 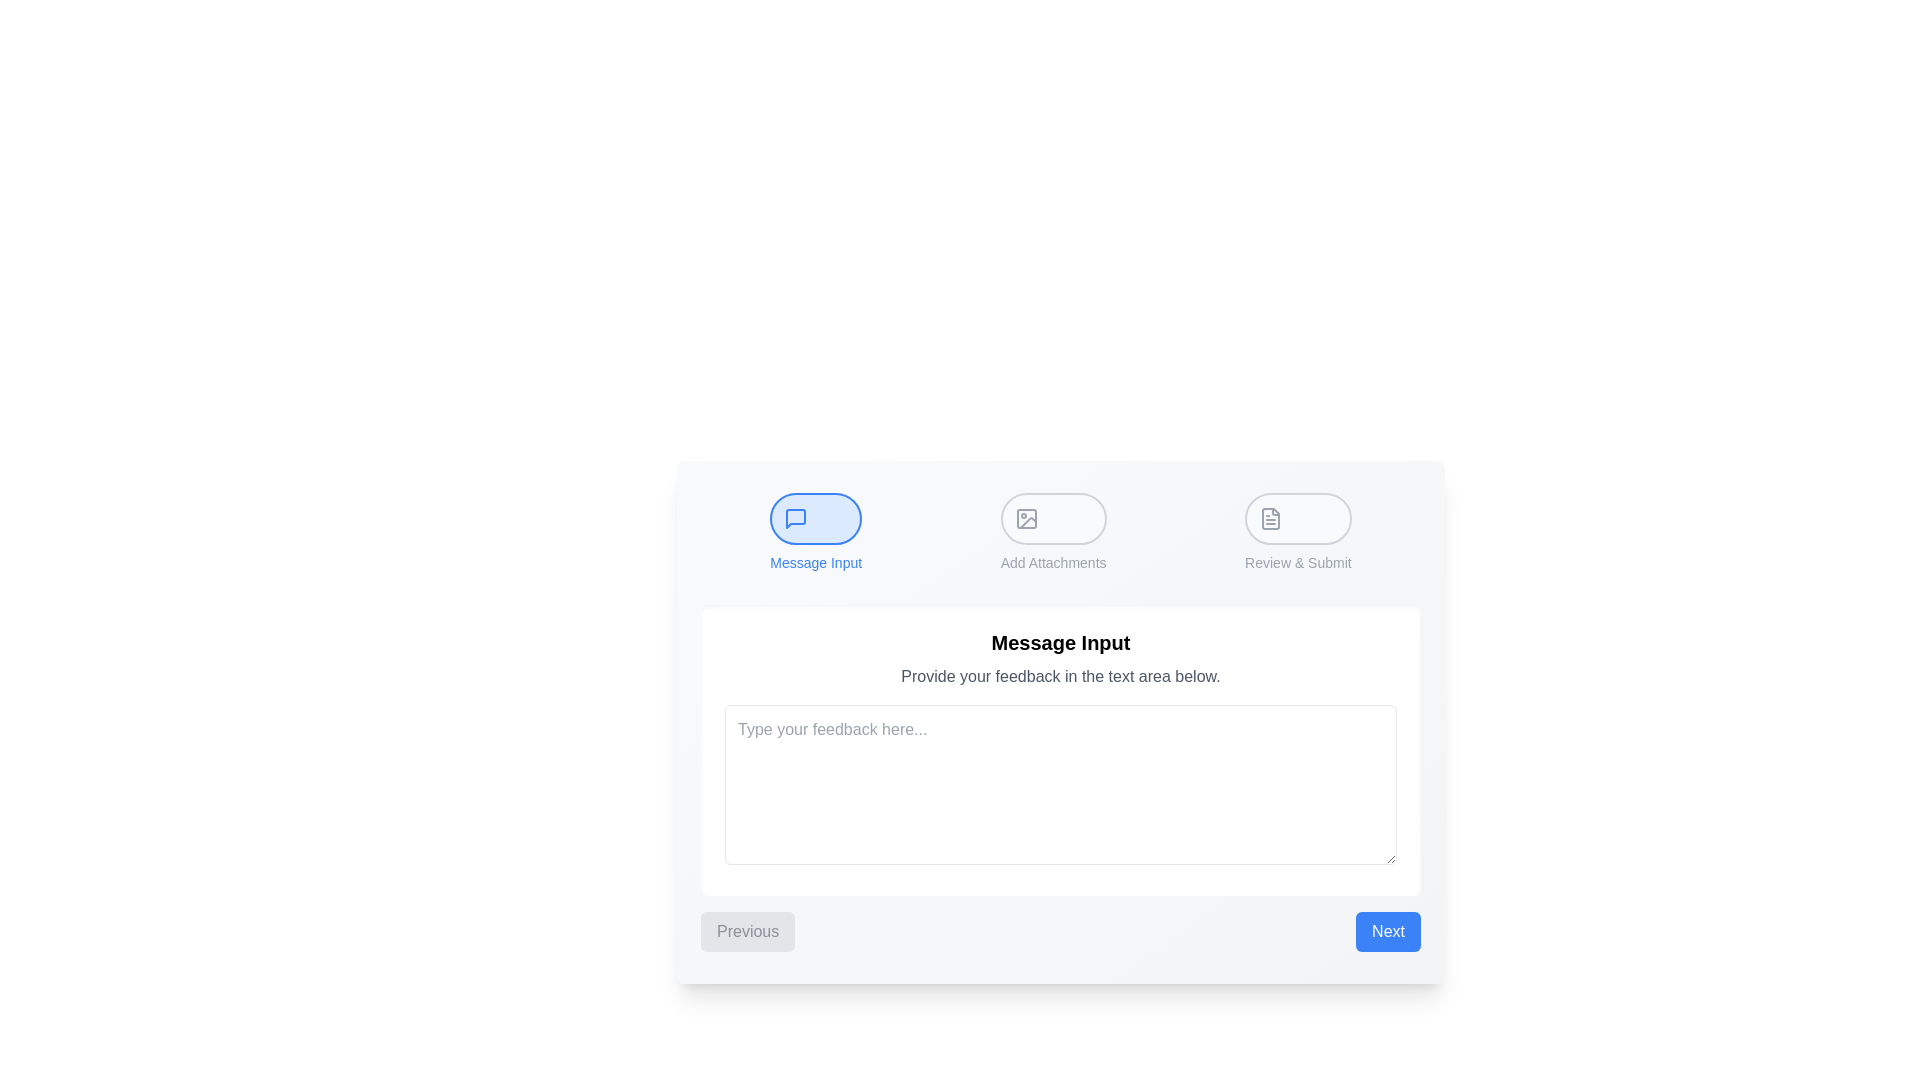 What do you see at coordinates (1387, 932) in the screenshot?
I see `'Next' button to proceed to the next step` at bounding box center [1387, 932].